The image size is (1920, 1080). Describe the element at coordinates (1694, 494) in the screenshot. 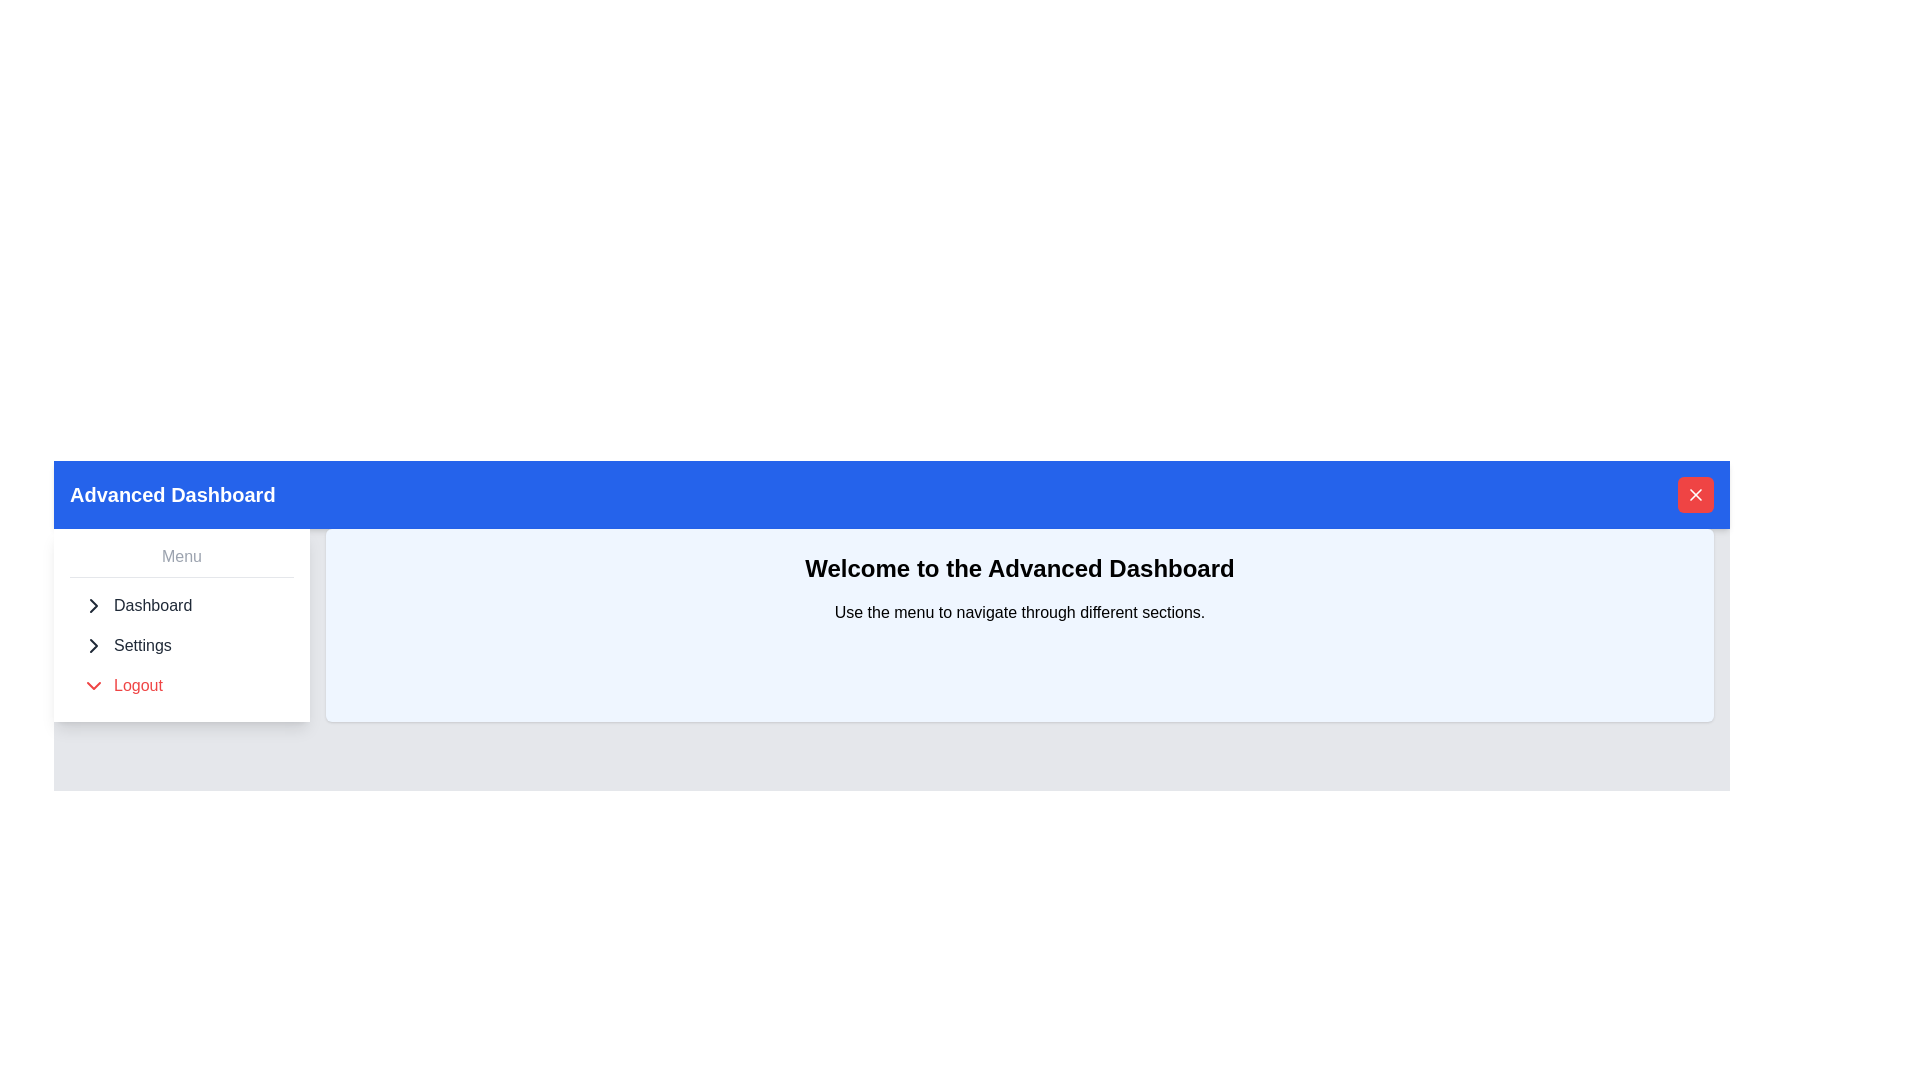

I see `the close button located in the top-right corner of the header section, visually styled as a red icon button, to trigger hover-specific visual effects` at that location.